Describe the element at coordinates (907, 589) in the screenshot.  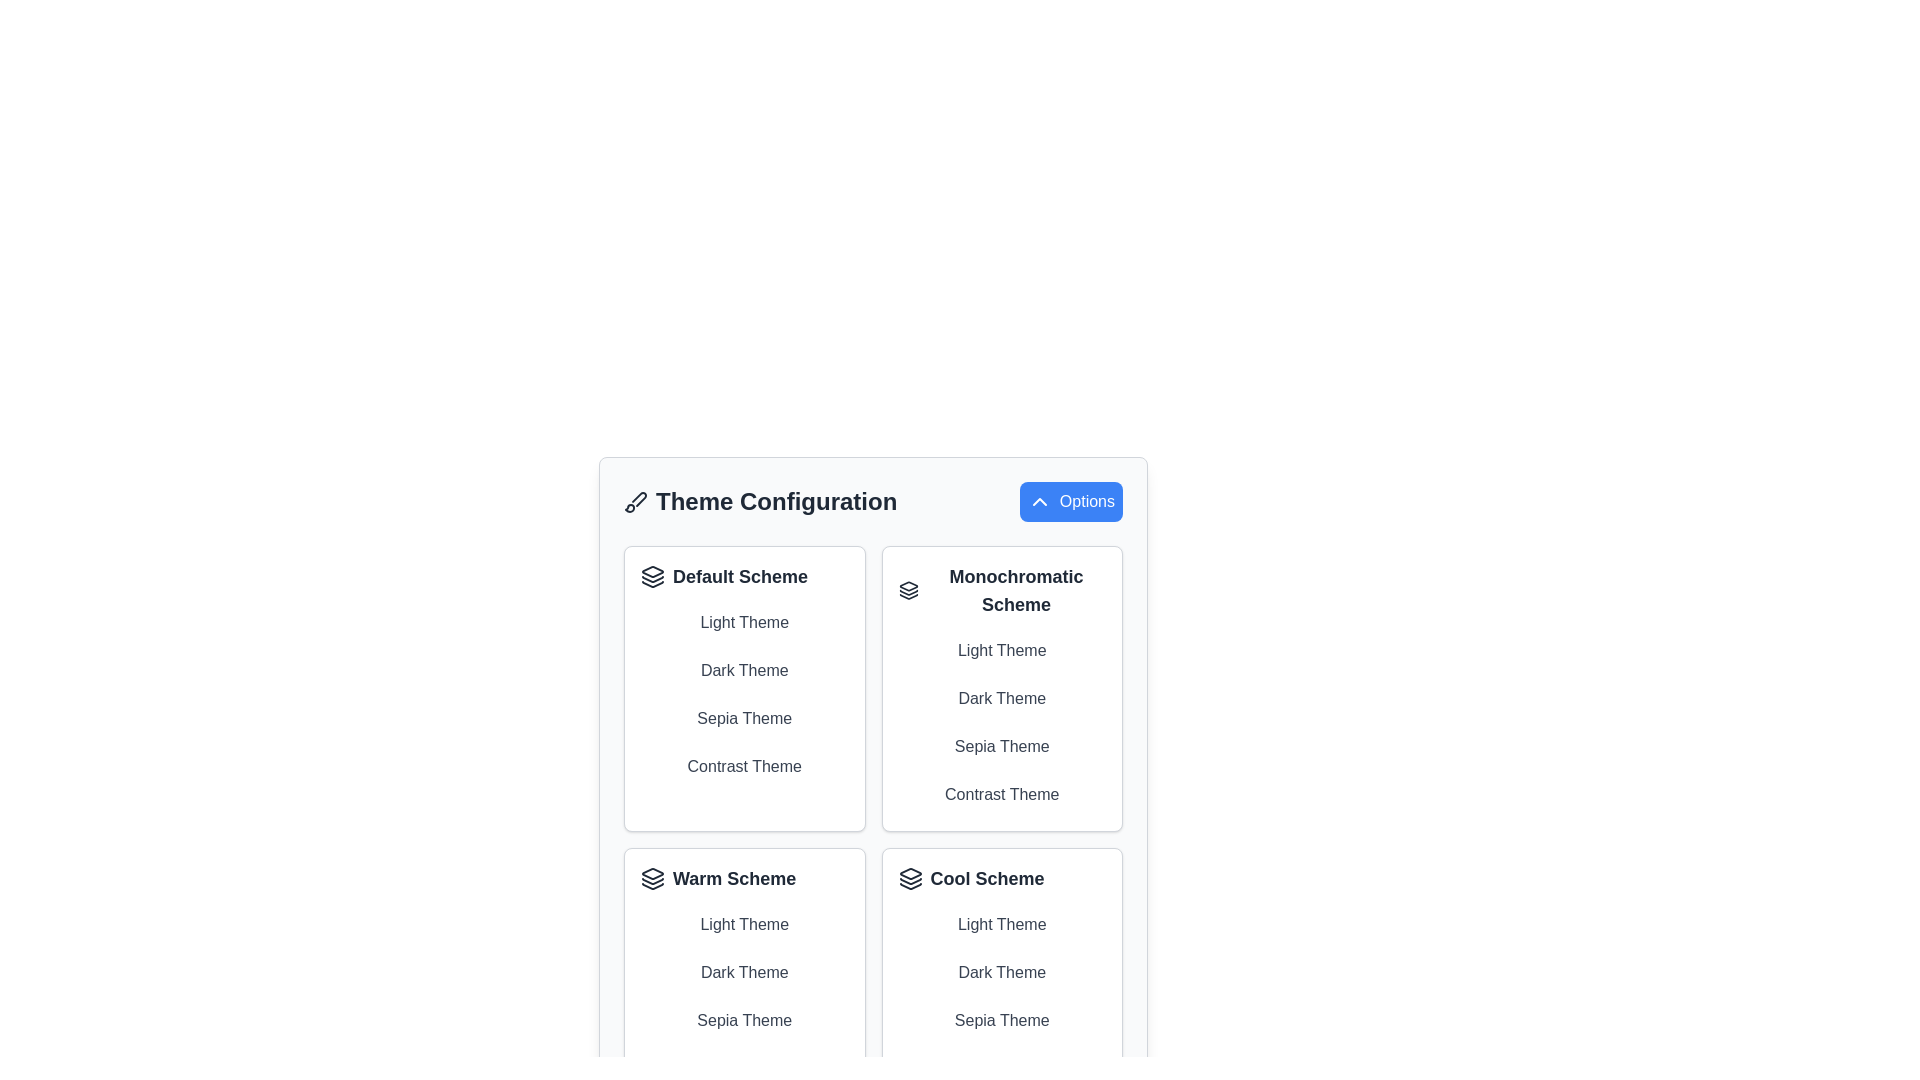
I see `the graphical icon resembling stacked layers, which is located to the left of the 'Monochromatic Scheme' title text in the top part of the card` at that location.